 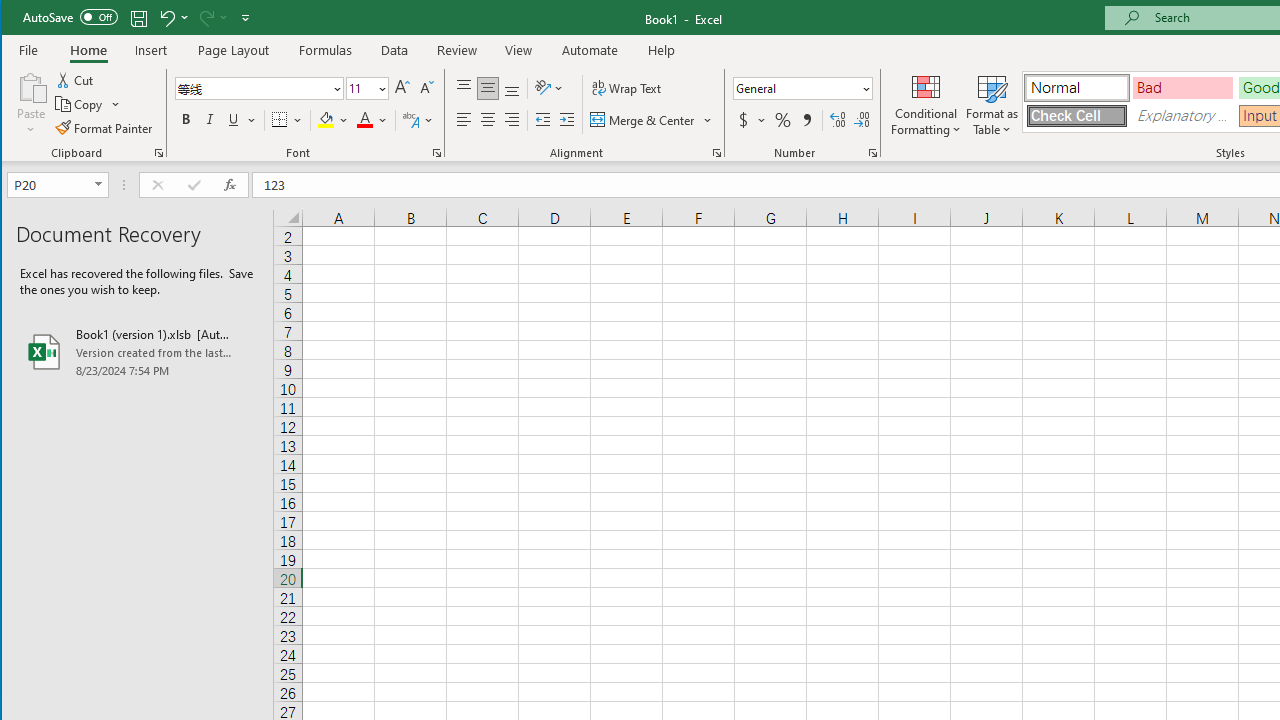 What do you see at coordinates (240, 120) in the screenshot?
I see `'Underline'` at bounding box center [240, 120].